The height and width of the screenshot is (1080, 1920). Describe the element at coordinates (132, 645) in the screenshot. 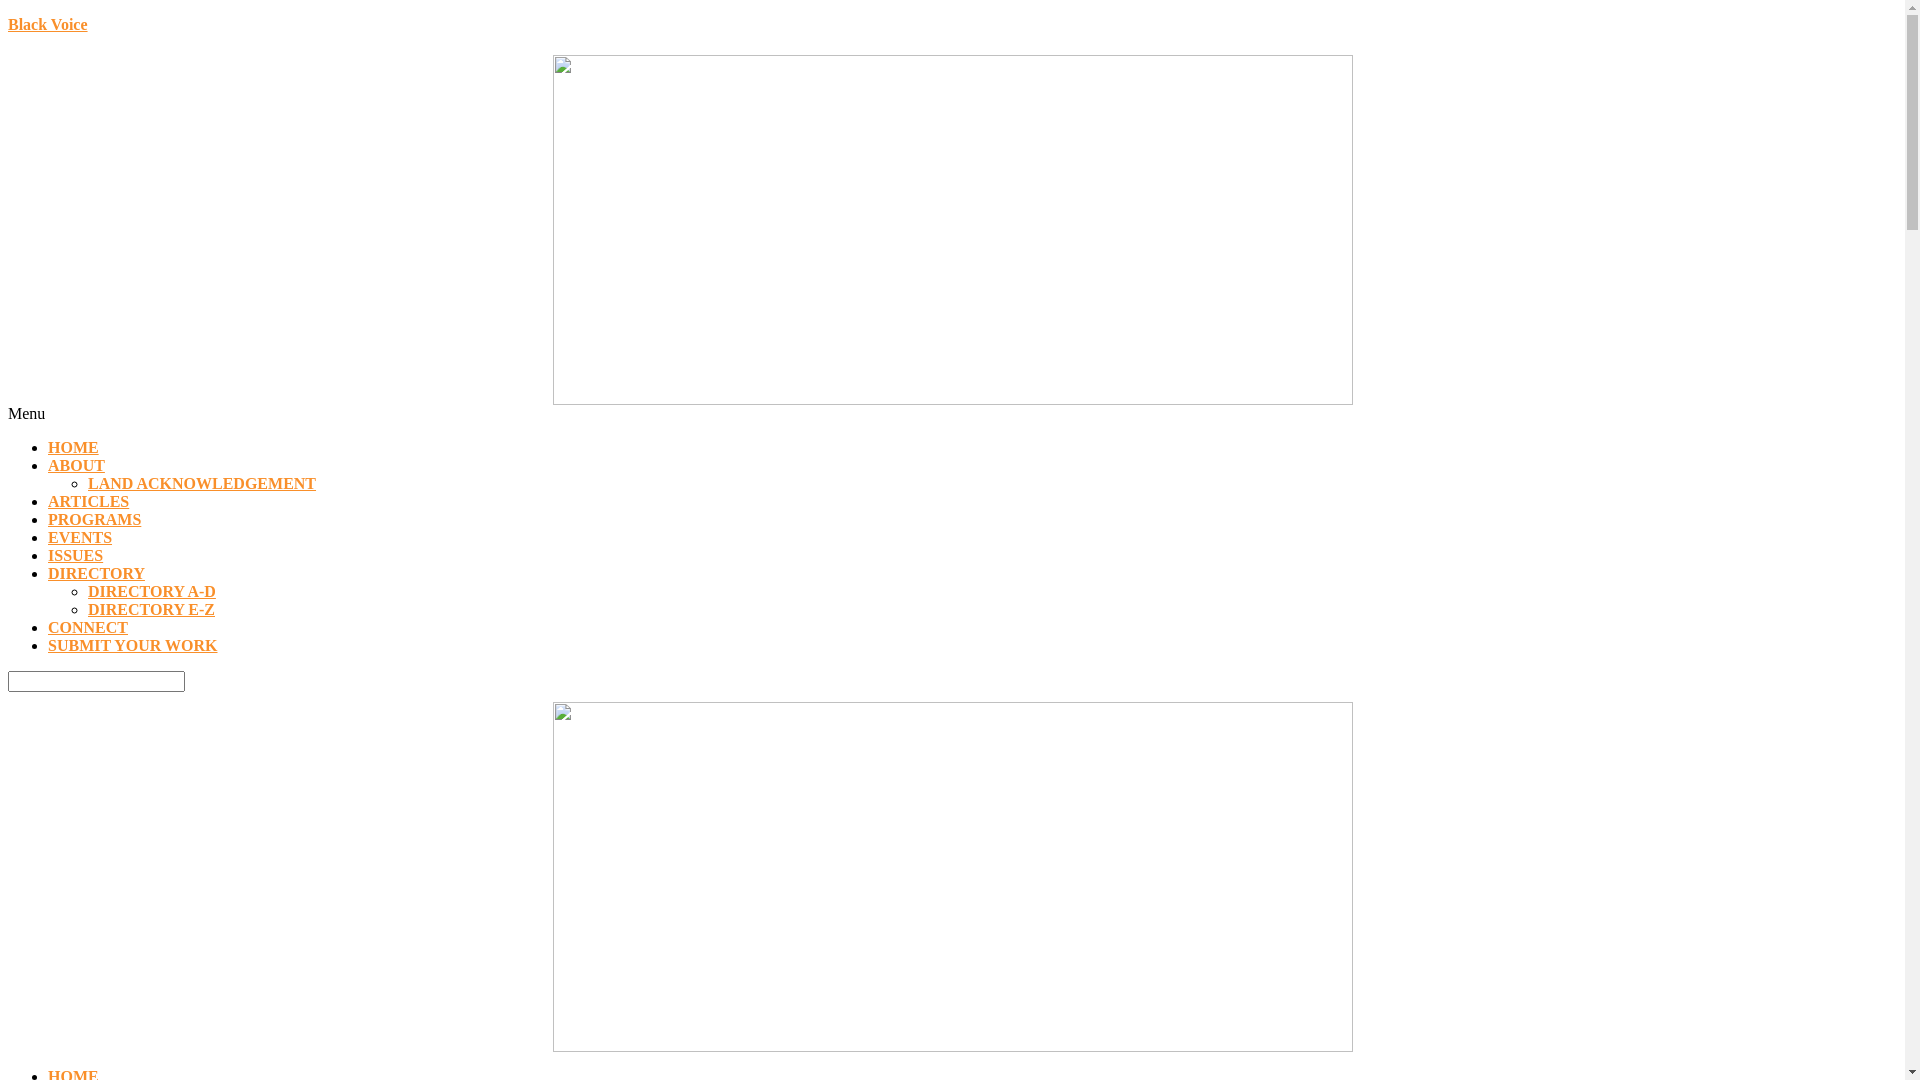

I see `'SUBMIT YOUR WORK'` at that location.